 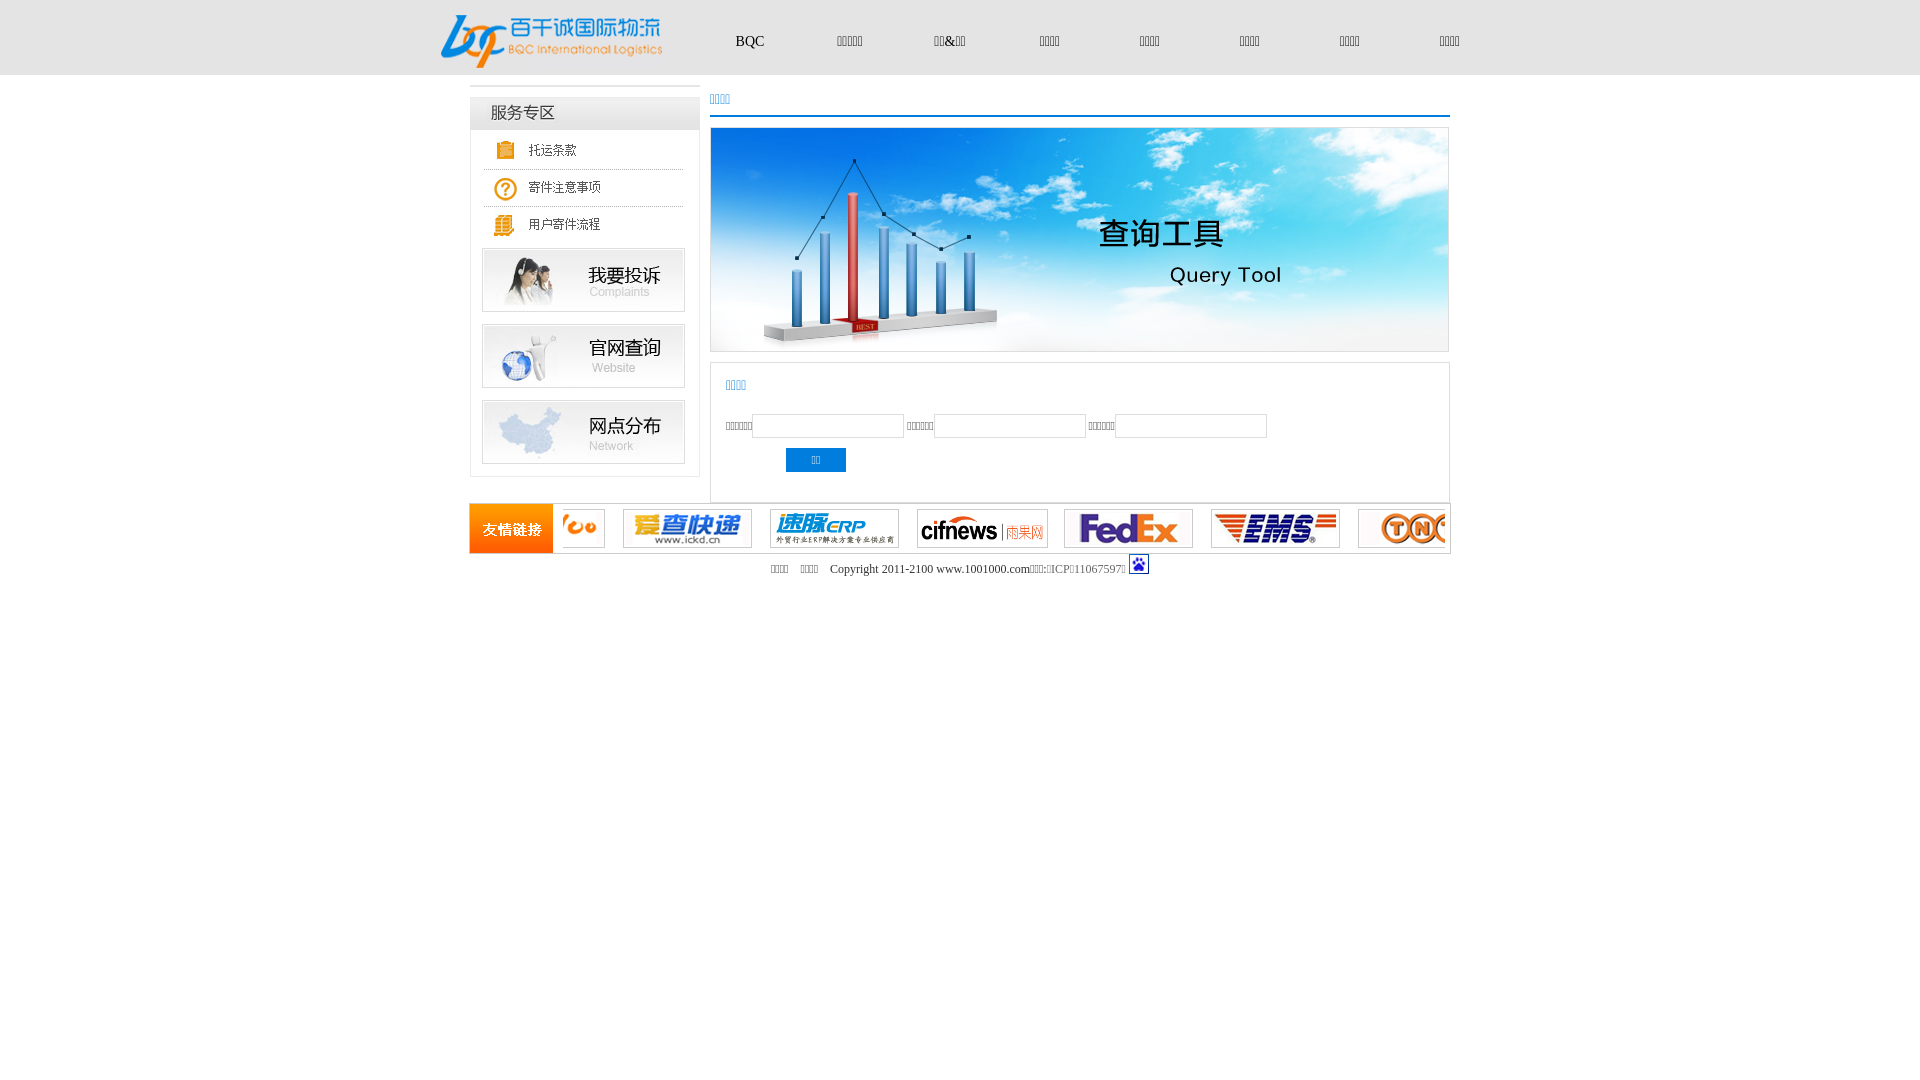 What do you see at coordinates (748, 42) in the screenshot?
I see `'BQC'` at bounding box center [748, 42].